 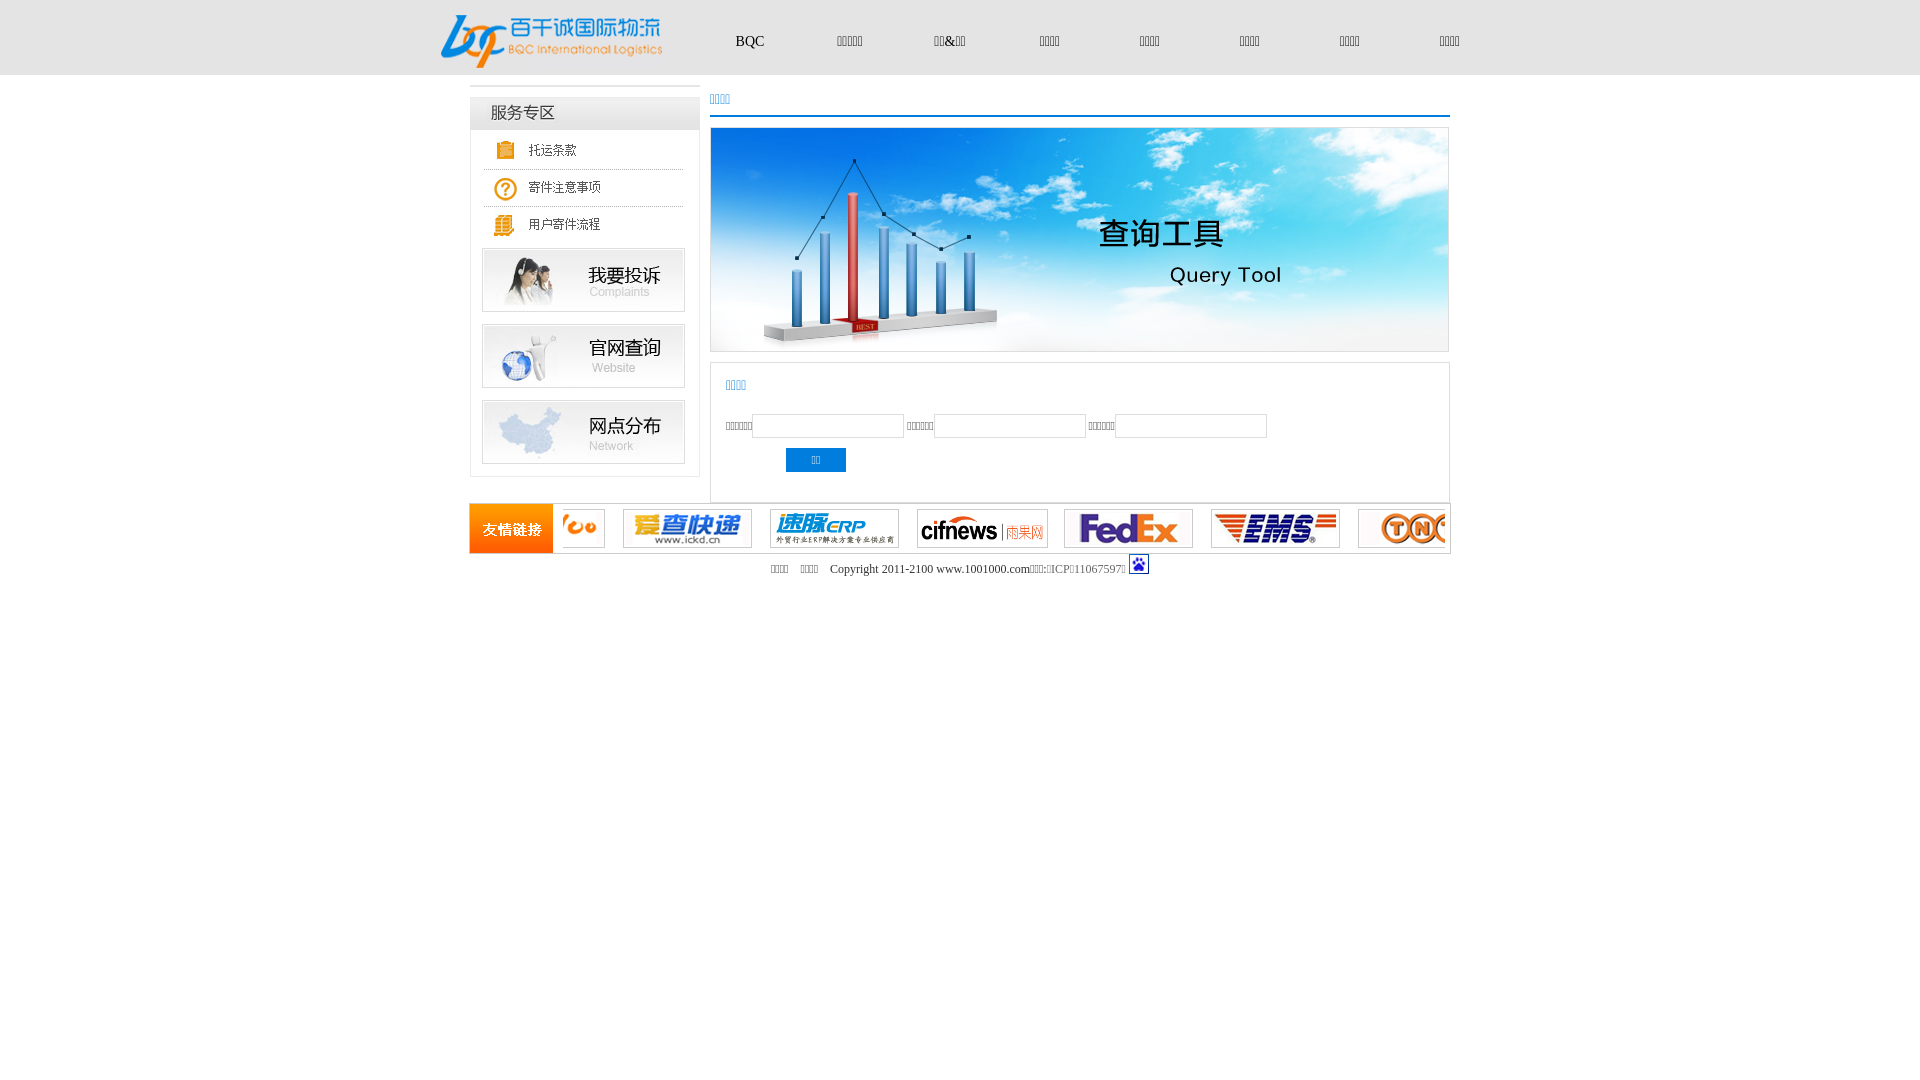 What do you see at coordinates (748, 42) in the screenshot?
I see `'BQC'` at bounding box center [748, 42].